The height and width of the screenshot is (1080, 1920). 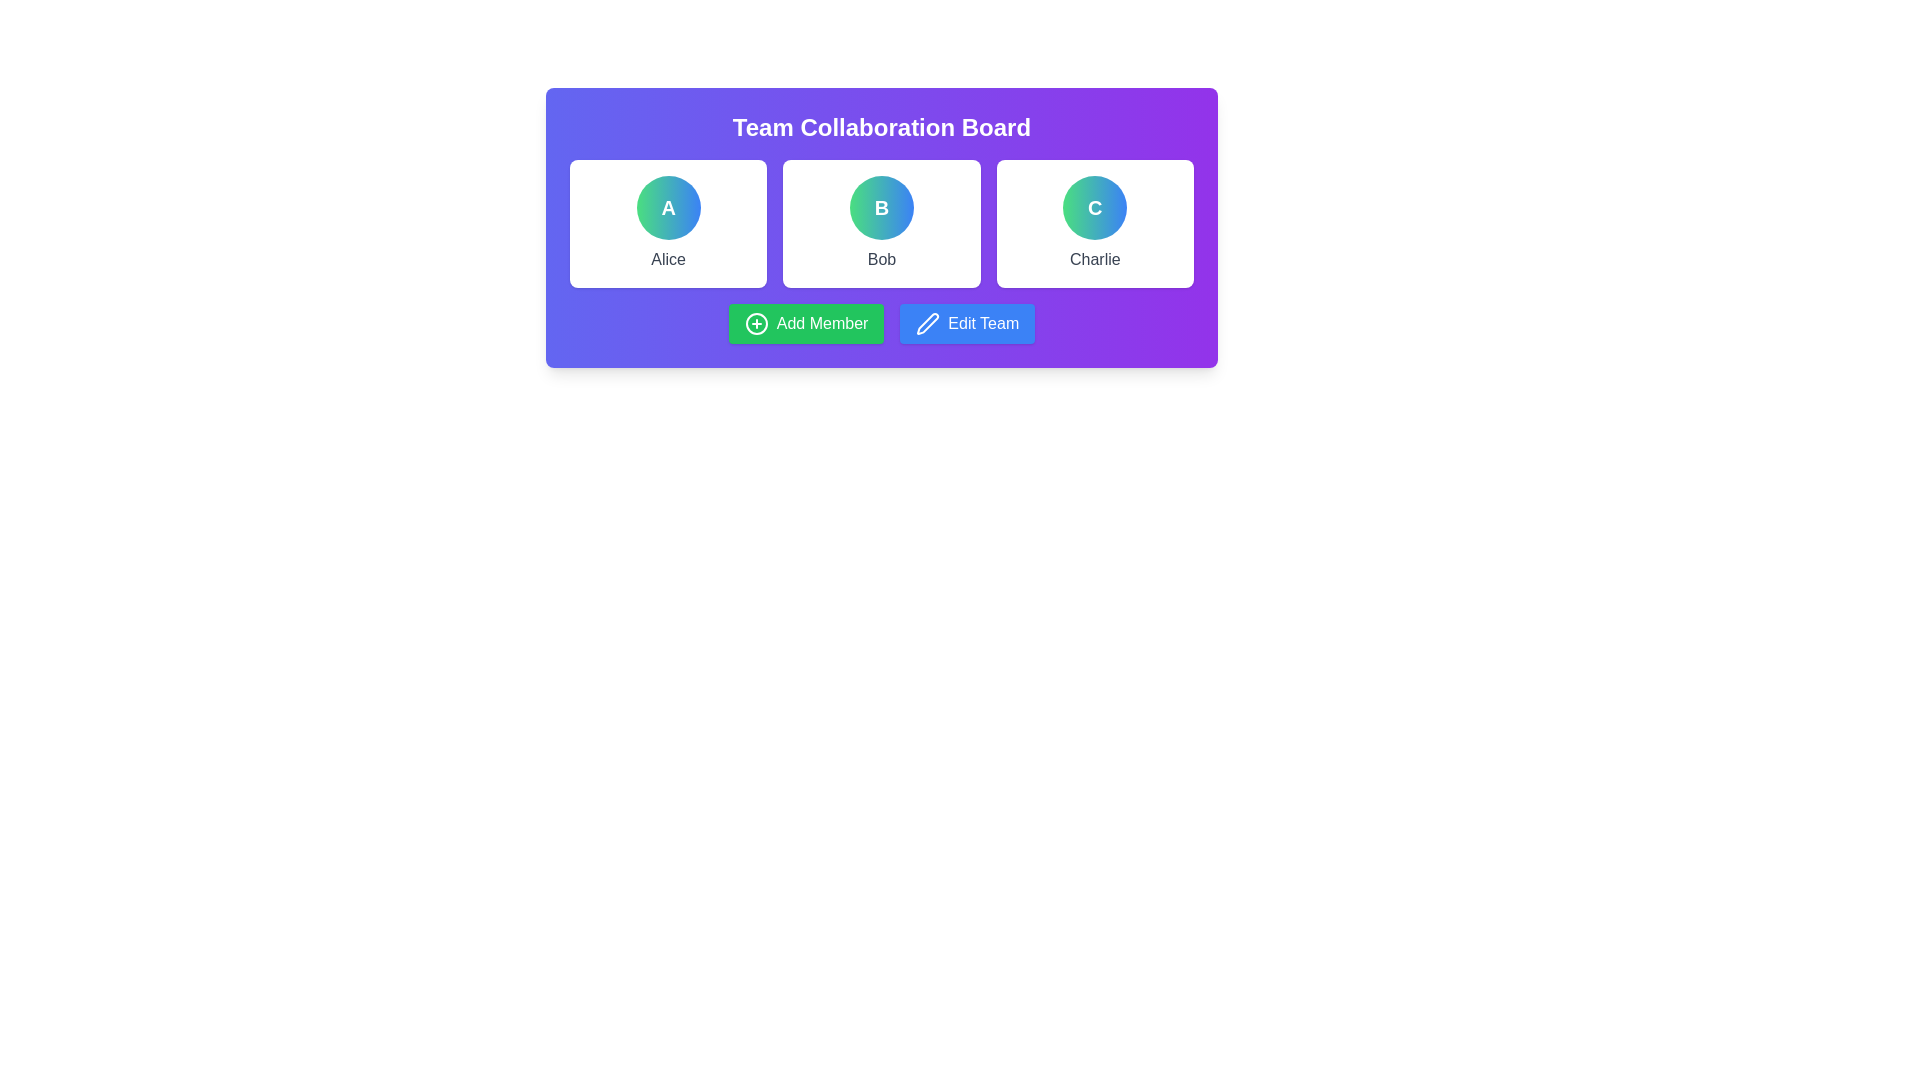 What do you see at coordinates (881, 223) in the screenshot?
I see `the profile card representing user 'Bob', which is the middle item in a row of three similar items, to interact with it` at bounding box center [881, 223].